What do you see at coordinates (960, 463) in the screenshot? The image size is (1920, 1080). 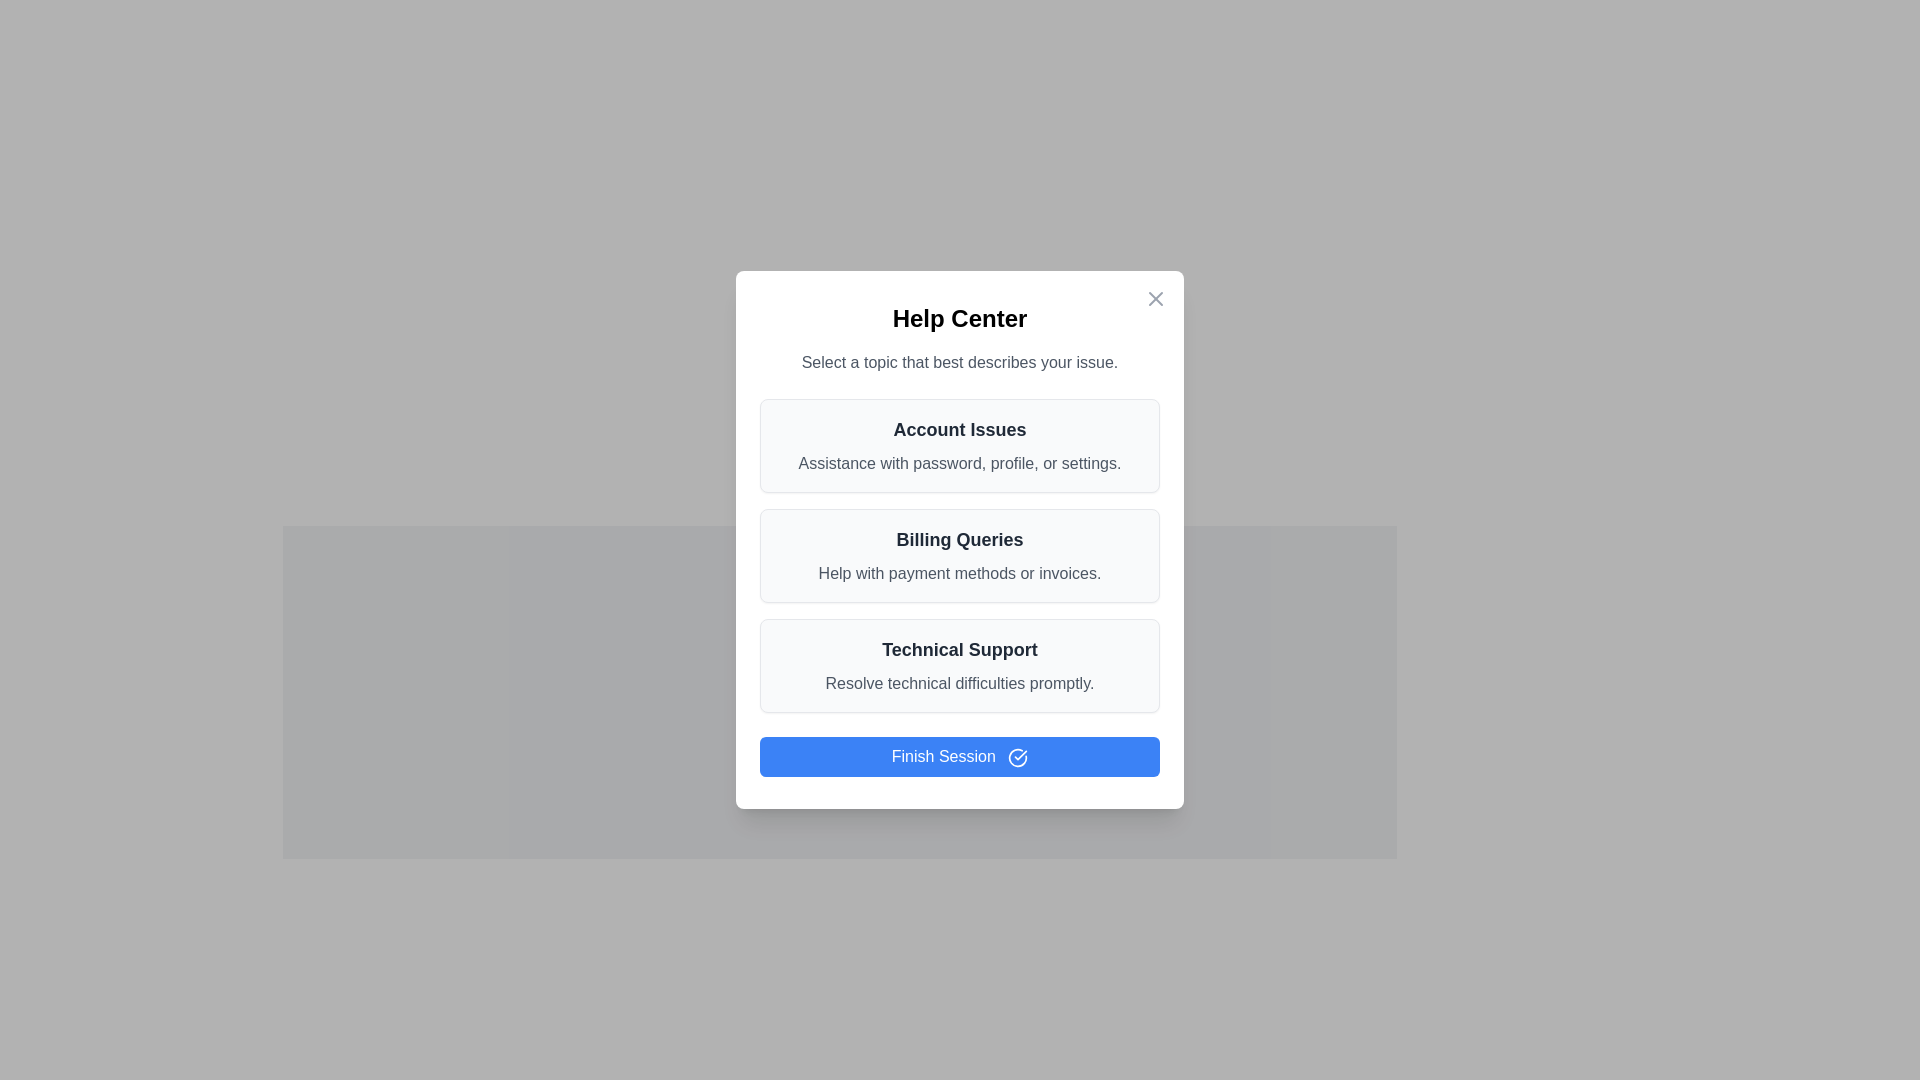 I see `the text label providing additional descriptive text for the 'Account Issues' topic, located beneath the bold text 'Account Issues' in the dialog box` at bounding box center [960, 463].